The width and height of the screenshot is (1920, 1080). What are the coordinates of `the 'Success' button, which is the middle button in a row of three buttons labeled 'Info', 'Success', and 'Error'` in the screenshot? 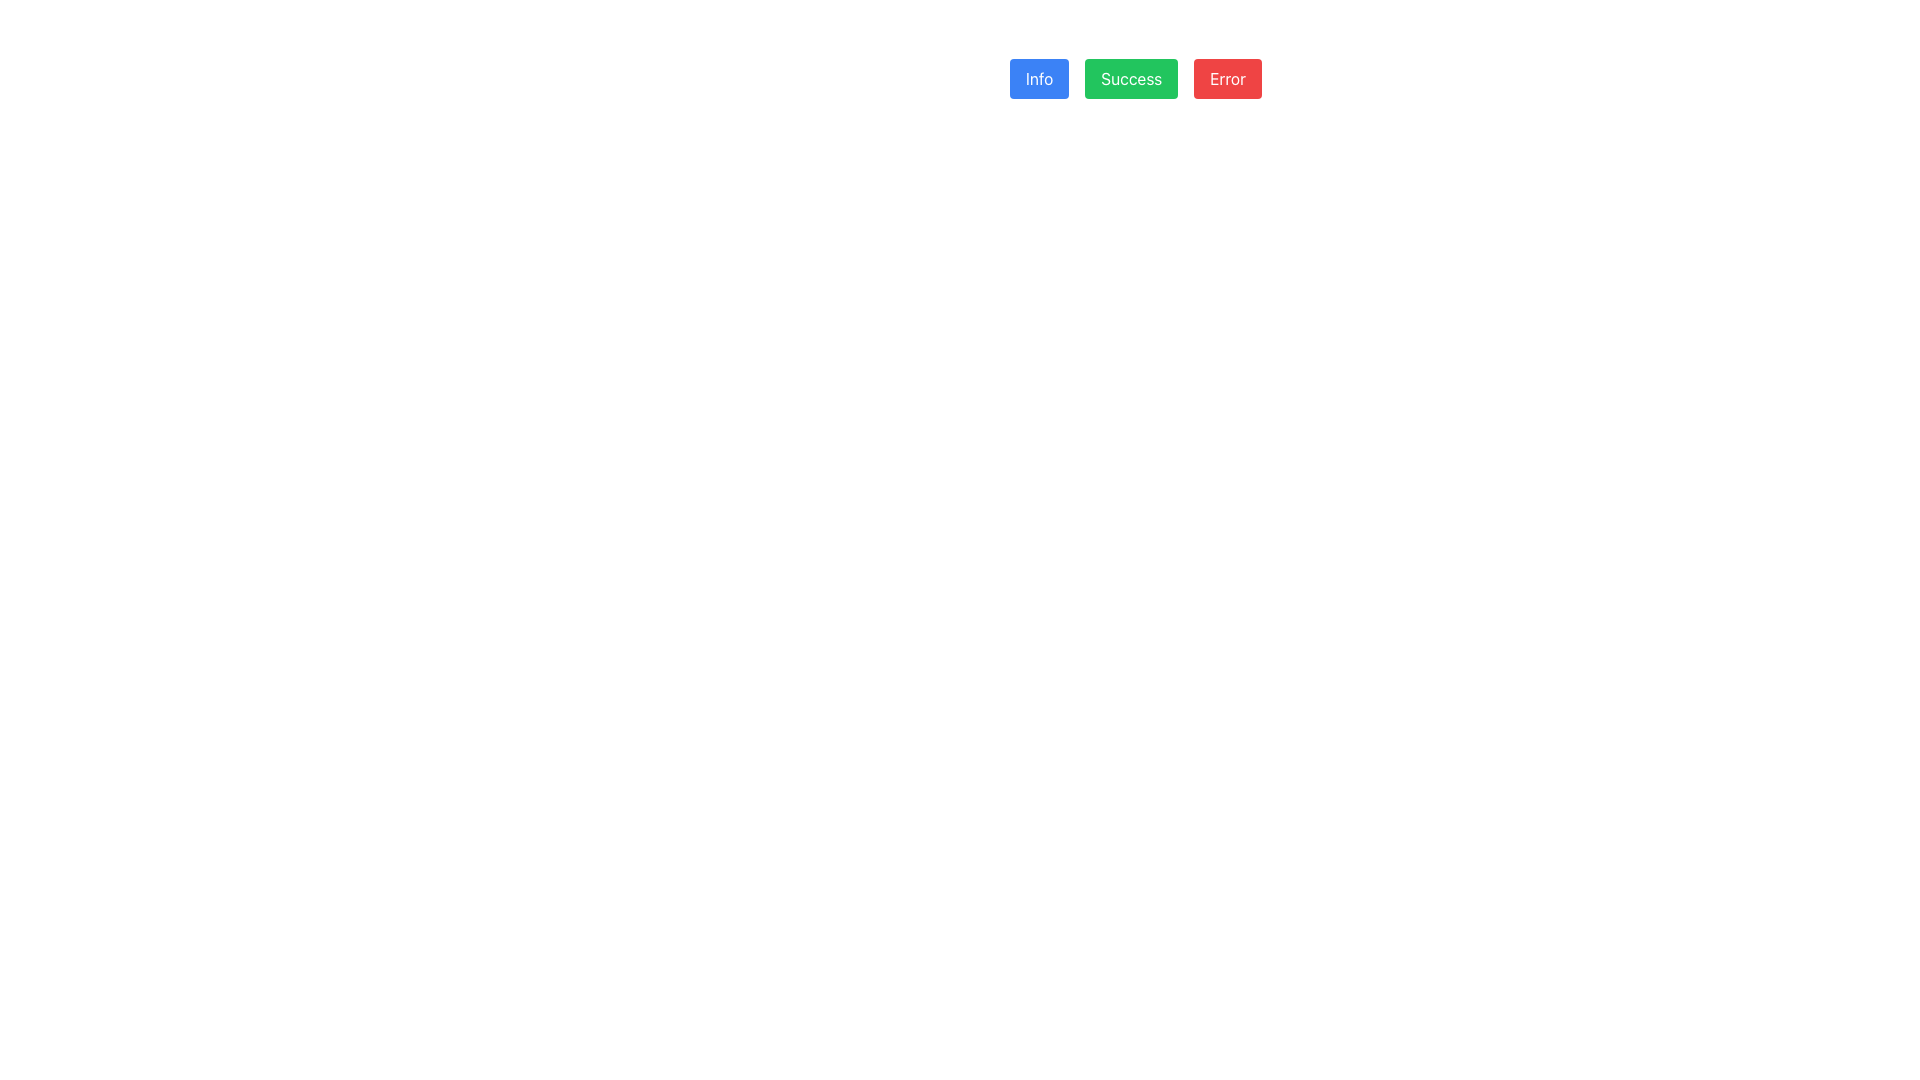 It's located at (1135, 77).